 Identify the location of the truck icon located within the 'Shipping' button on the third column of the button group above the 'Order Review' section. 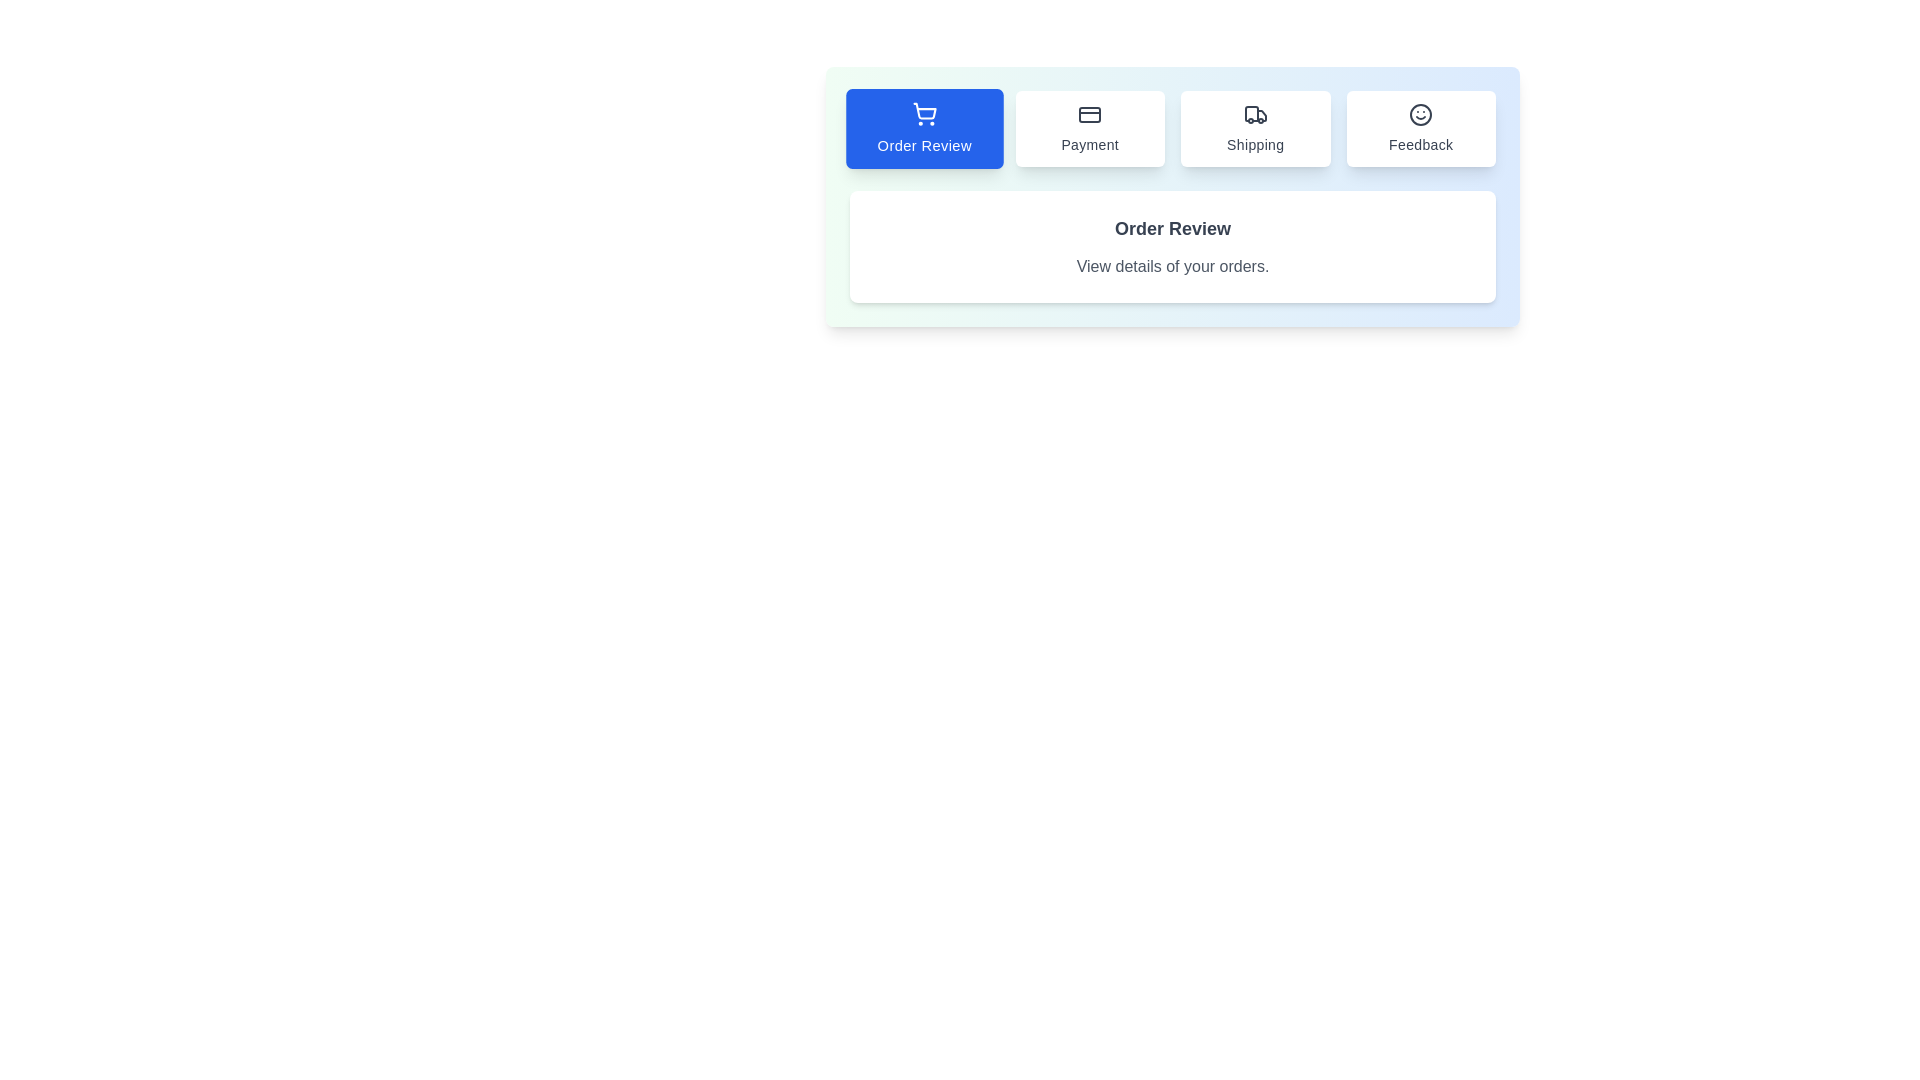
(1254, 115).